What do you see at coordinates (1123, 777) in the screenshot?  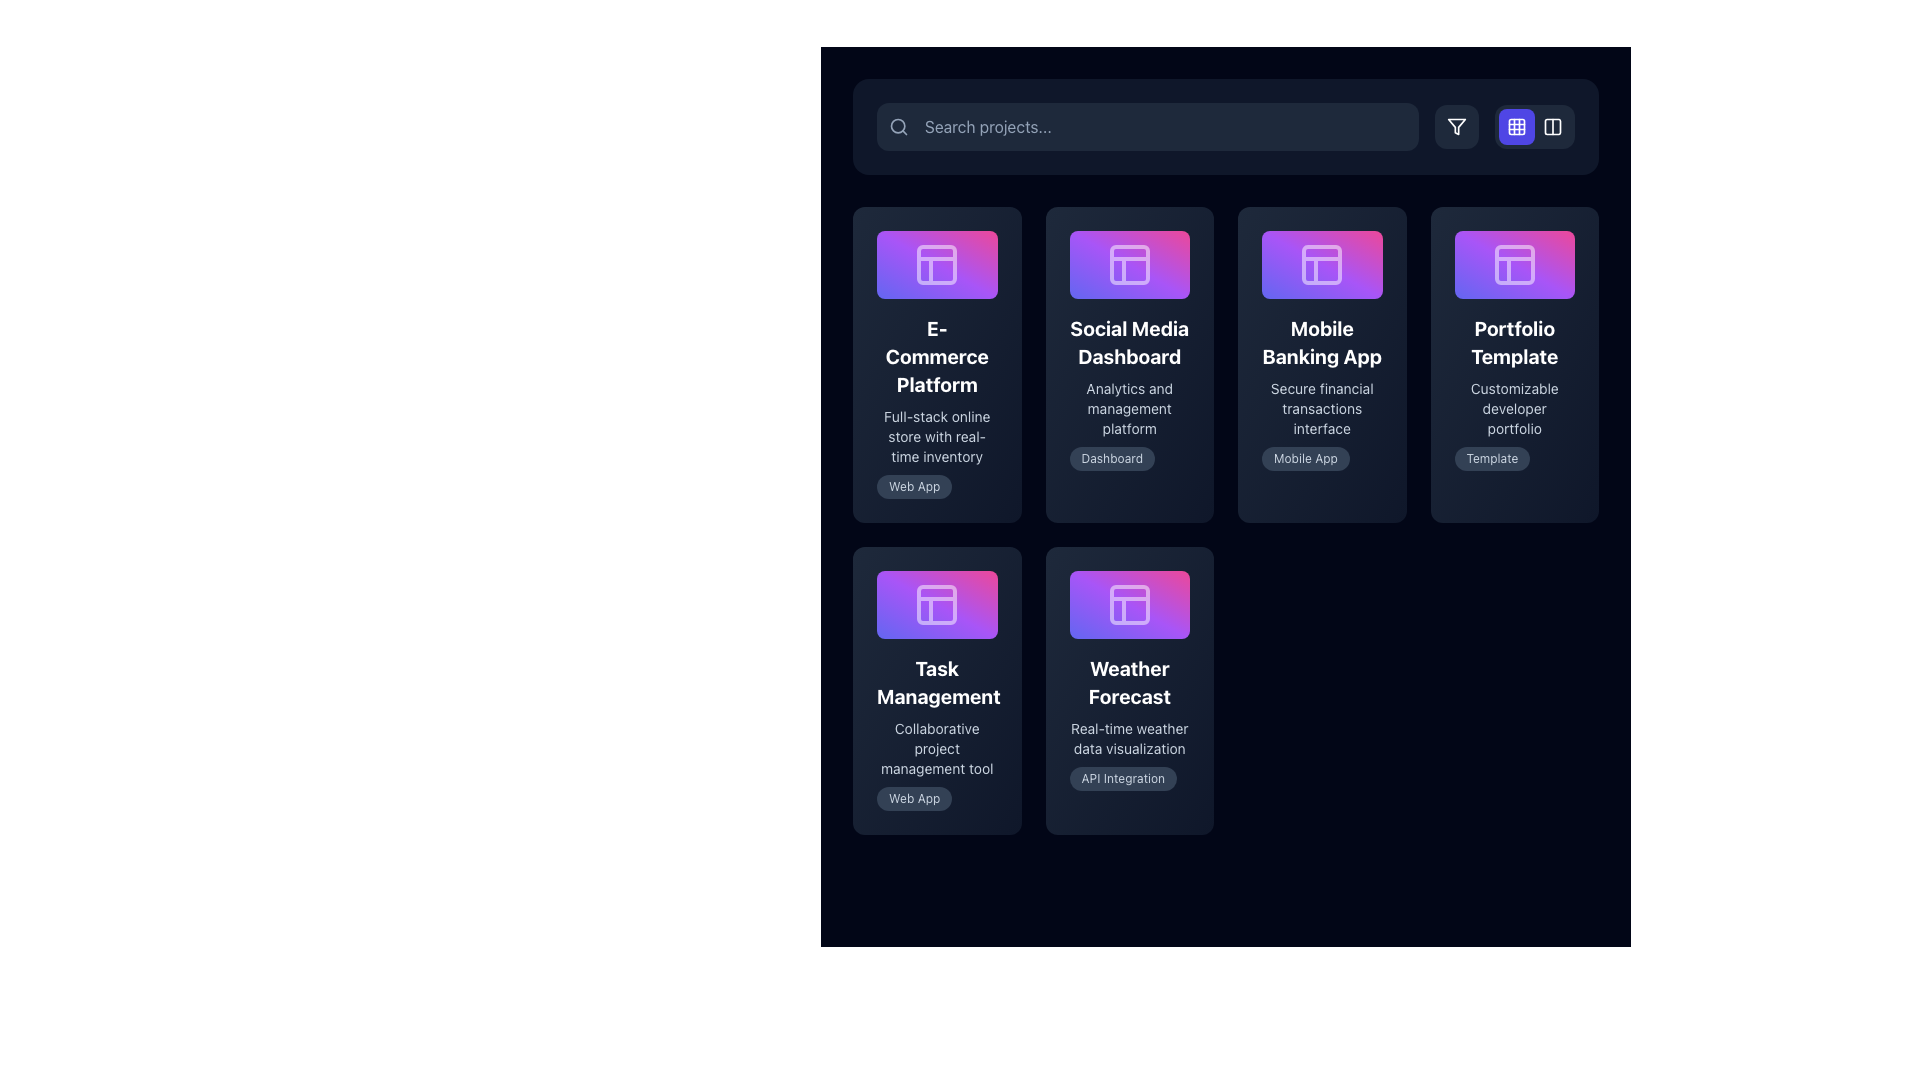 I see `the pill-shaped tag labeled 'API Integration' with a dark slate background` at bounding box center [1123, 777].